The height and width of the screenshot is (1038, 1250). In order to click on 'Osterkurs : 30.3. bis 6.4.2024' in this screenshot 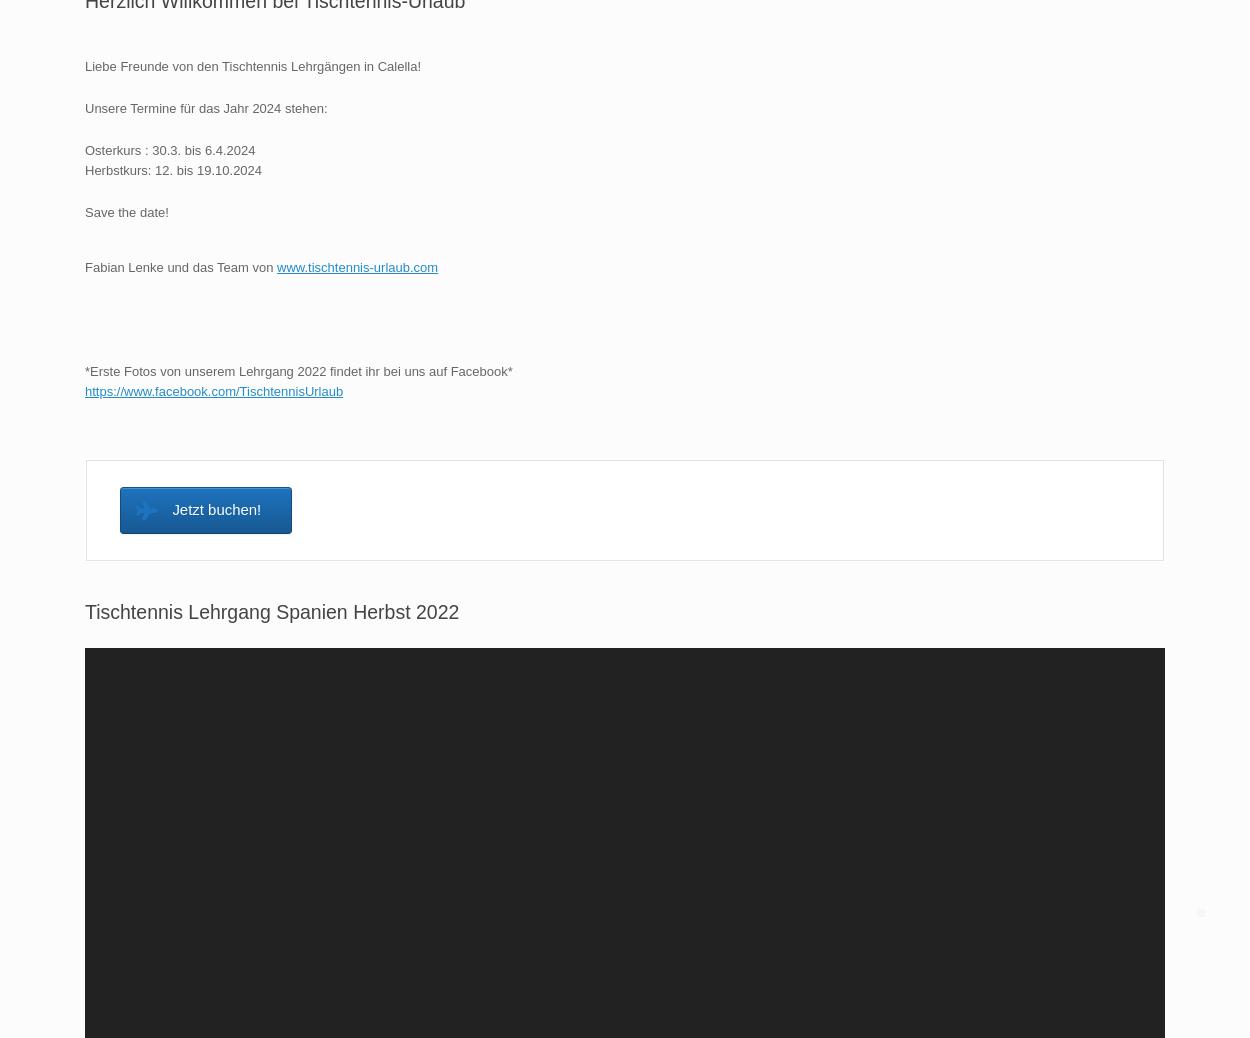, I will do `click(170, 148)`.